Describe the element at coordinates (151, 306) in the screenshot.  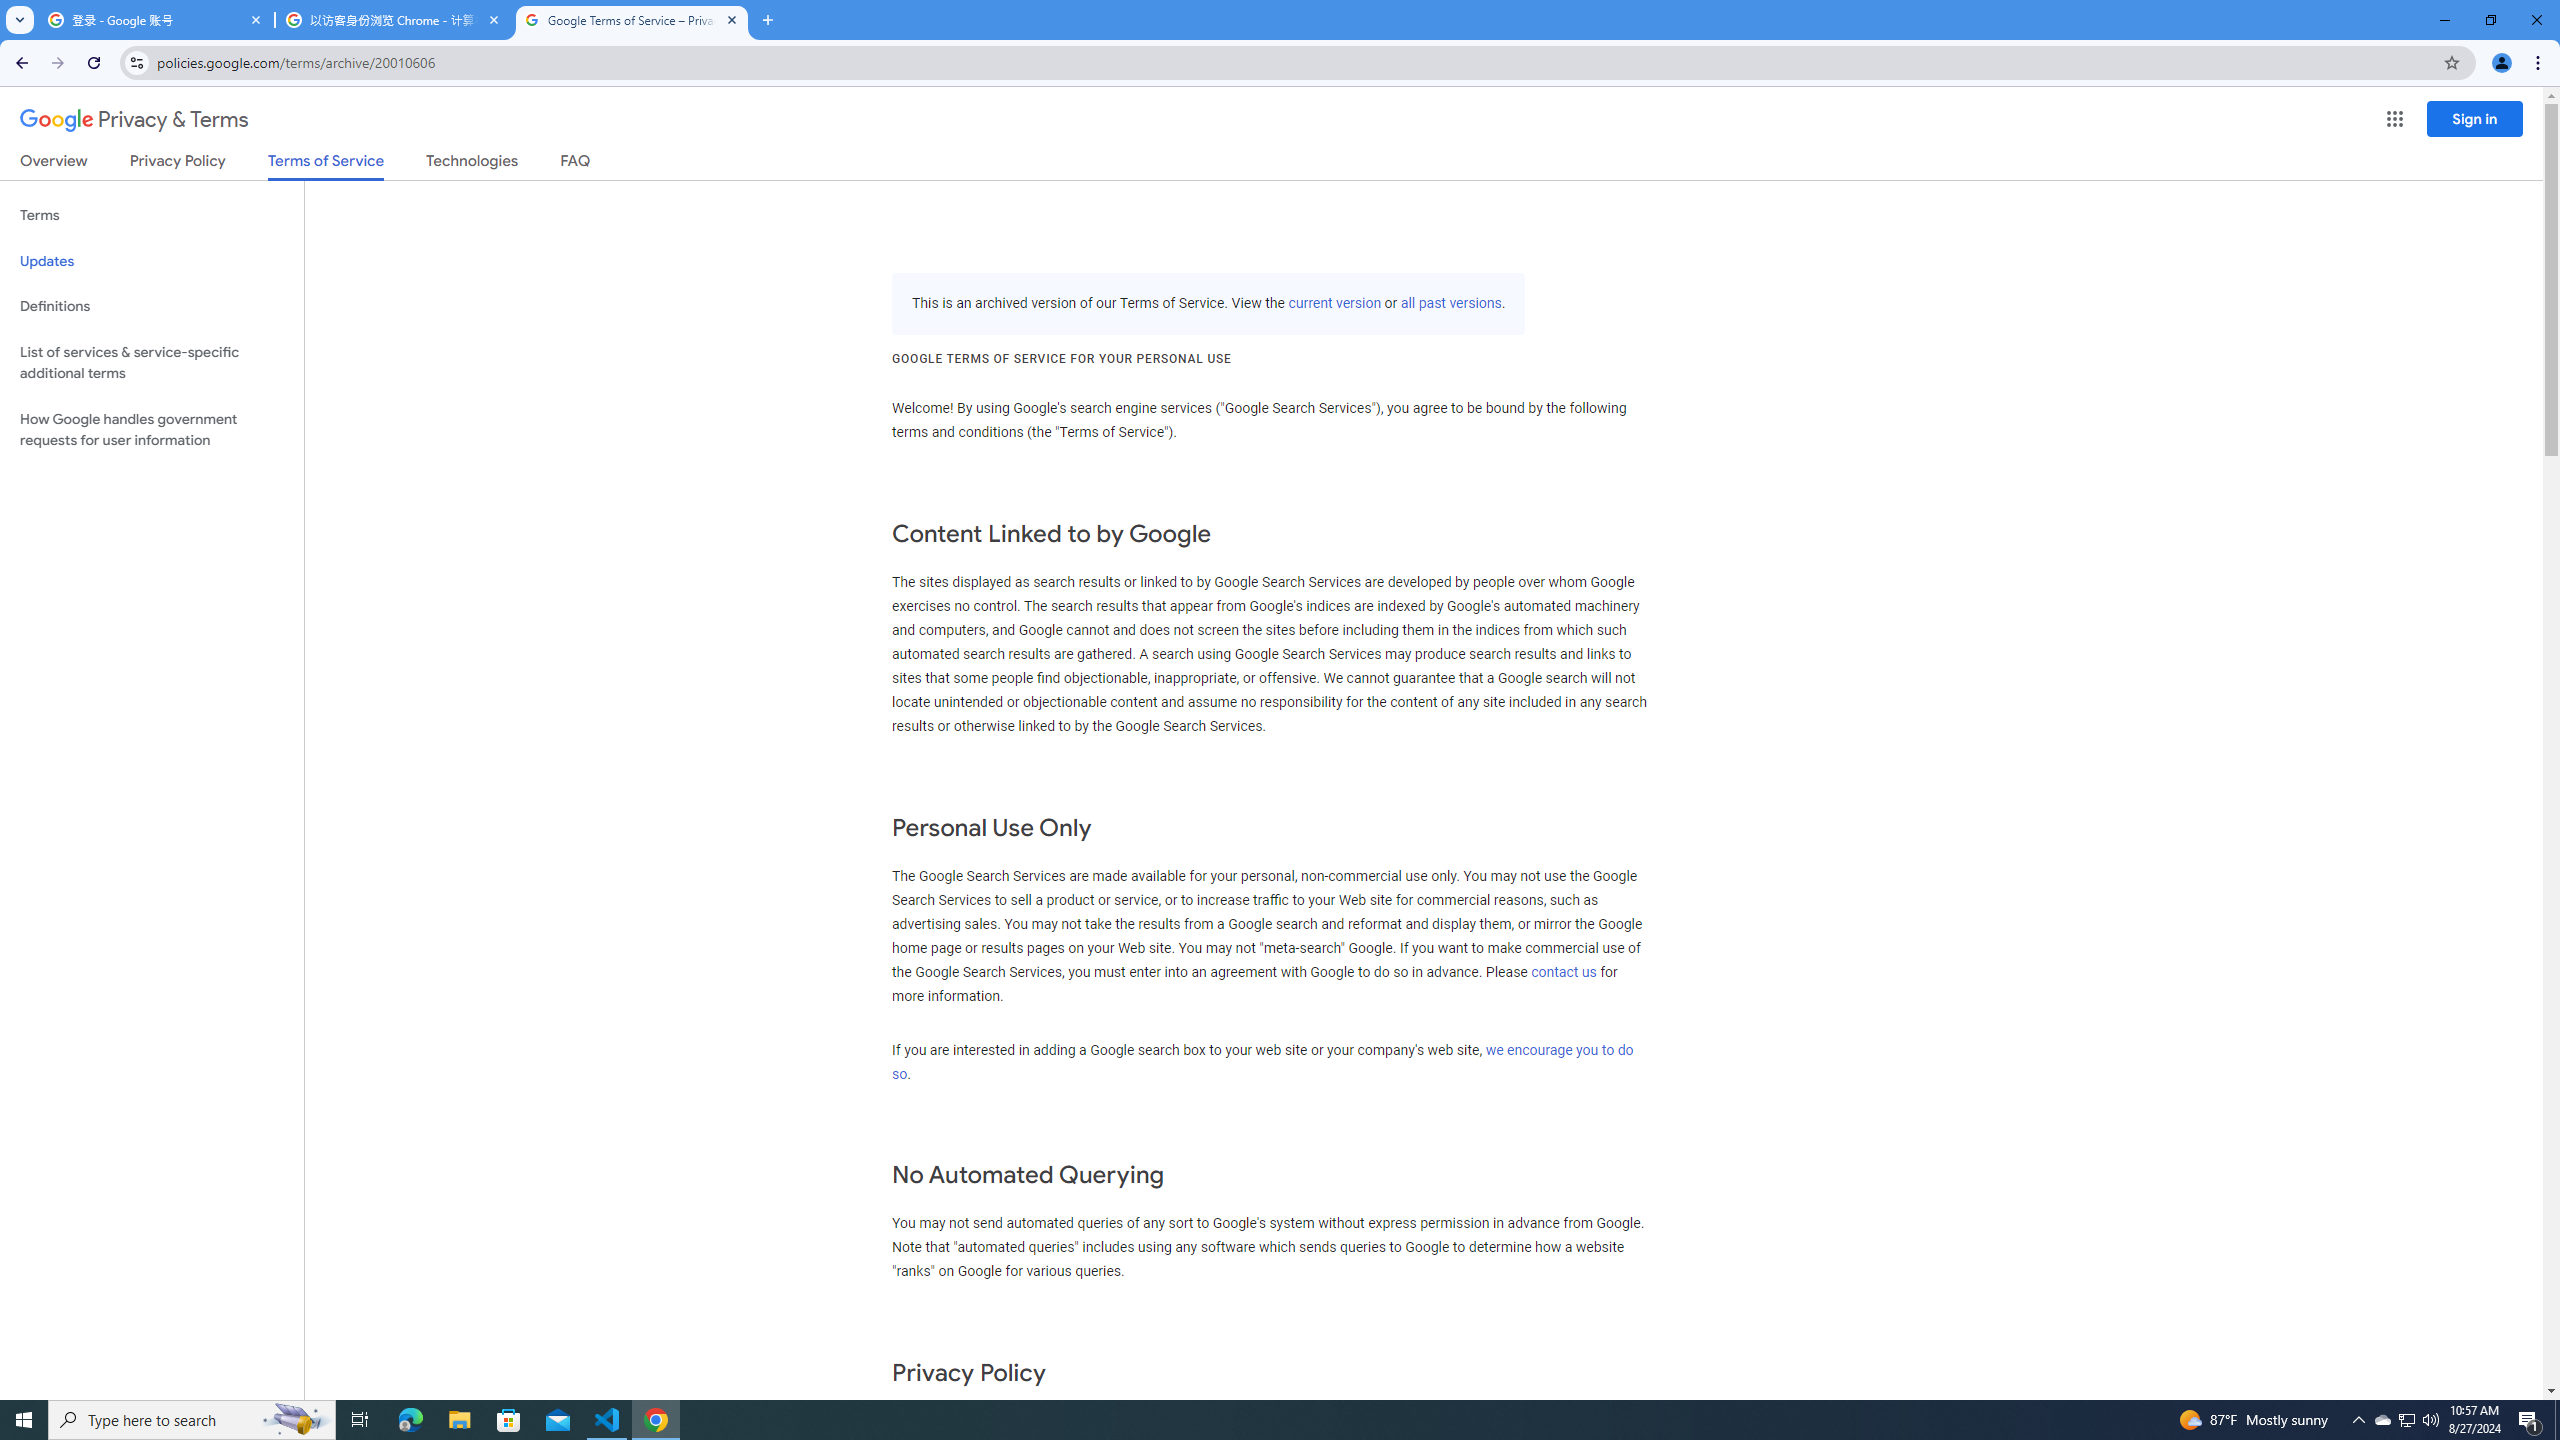
I see `'Definitions'` at that location.